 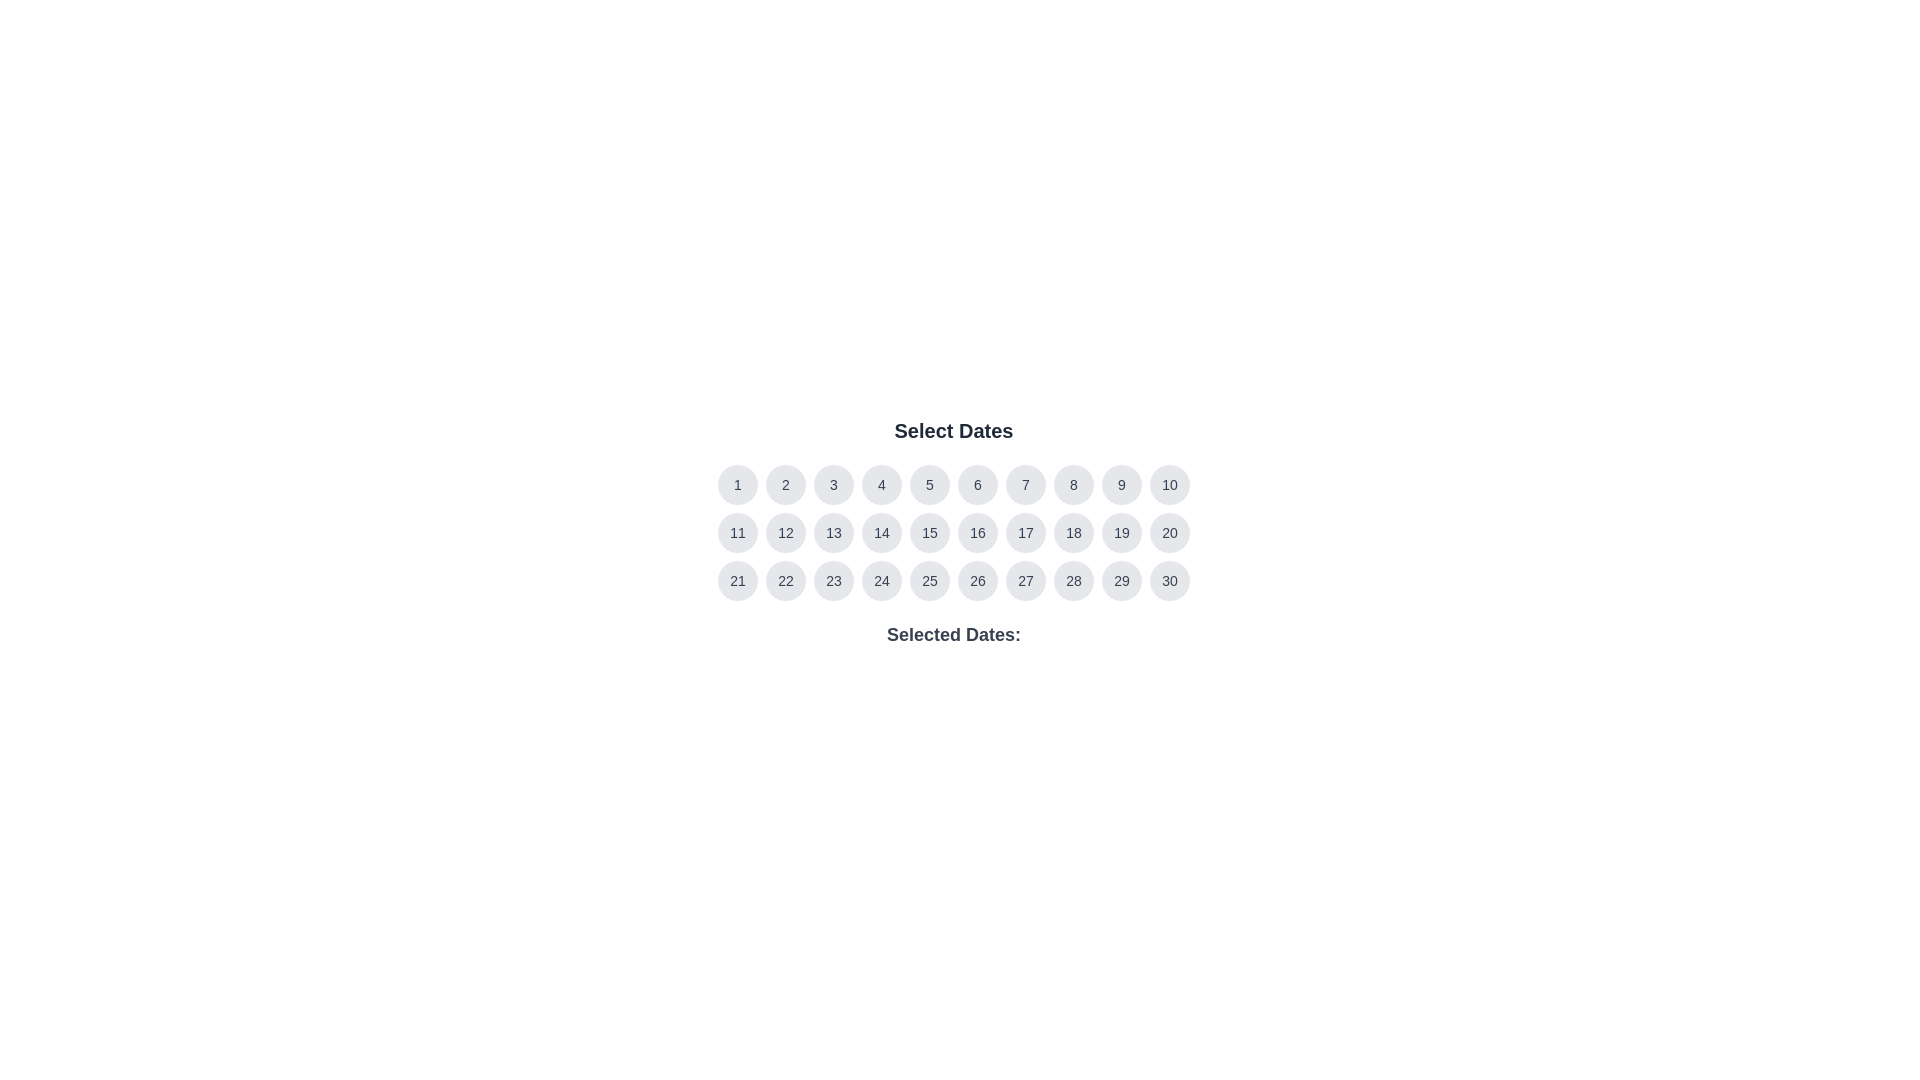 I want to click on the circular button labeled '23' with a gray background, so click(x=834, y=581).